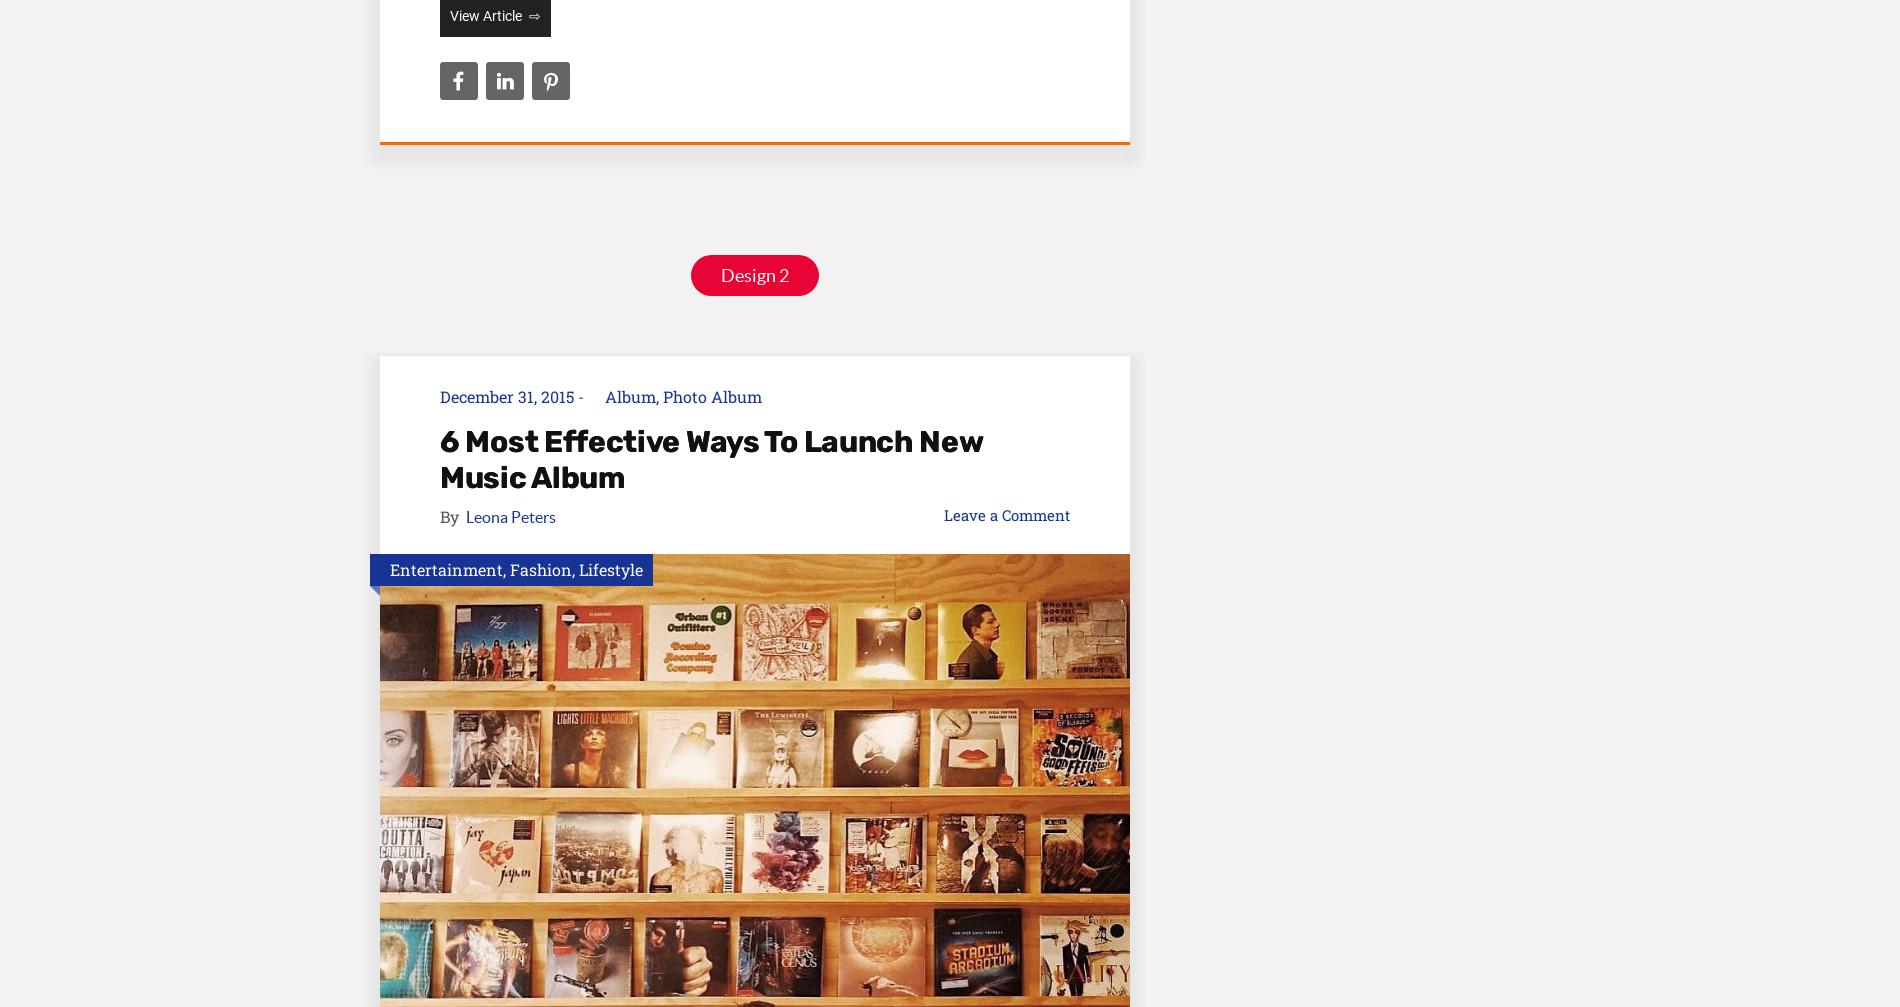 The height and width of the screenshot is (1007, 1900). I want to click on 'Design 2', so click(754, 274).